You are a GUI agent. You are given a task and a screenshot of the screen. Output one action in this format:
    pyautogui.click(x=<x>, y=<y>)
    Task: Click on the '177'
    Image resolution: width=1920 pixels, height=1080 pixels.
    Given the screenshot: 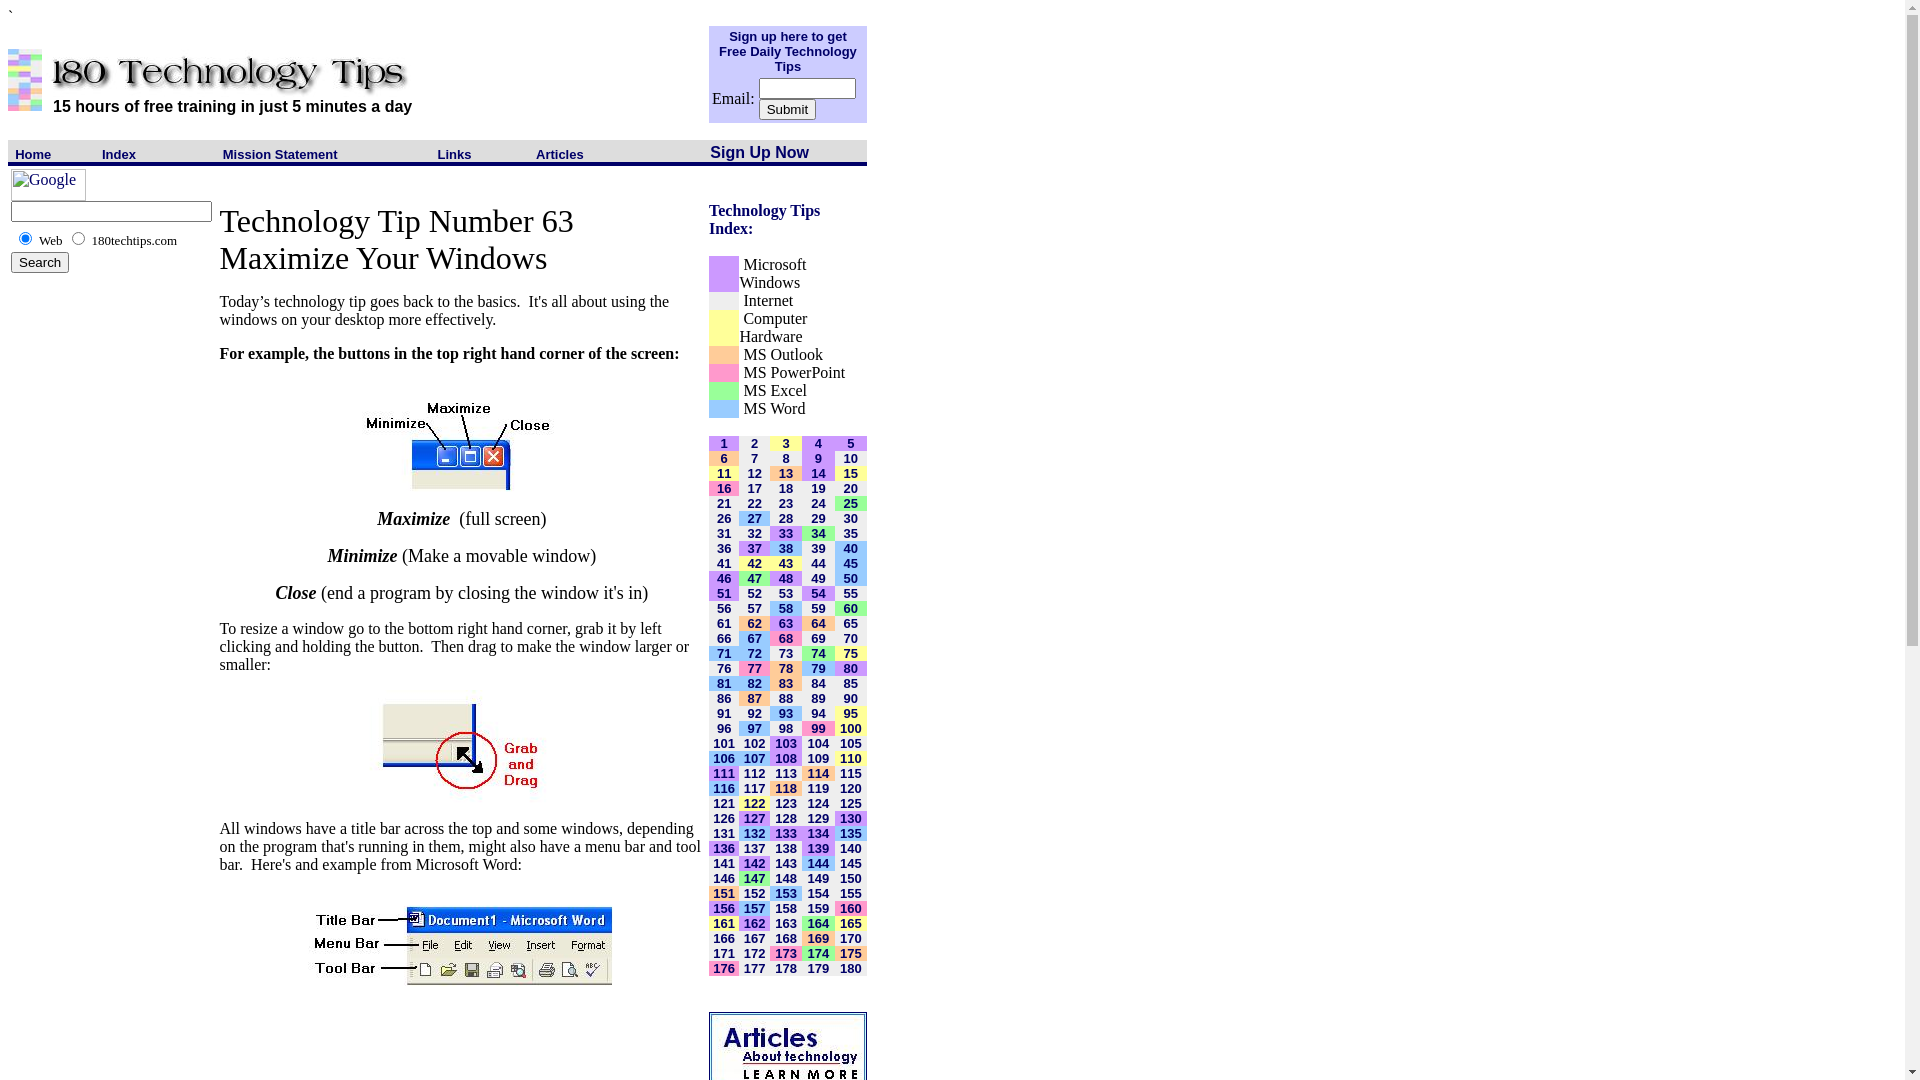 What is the action you would take?
    pyautogui.click(x=753, y=966)
    